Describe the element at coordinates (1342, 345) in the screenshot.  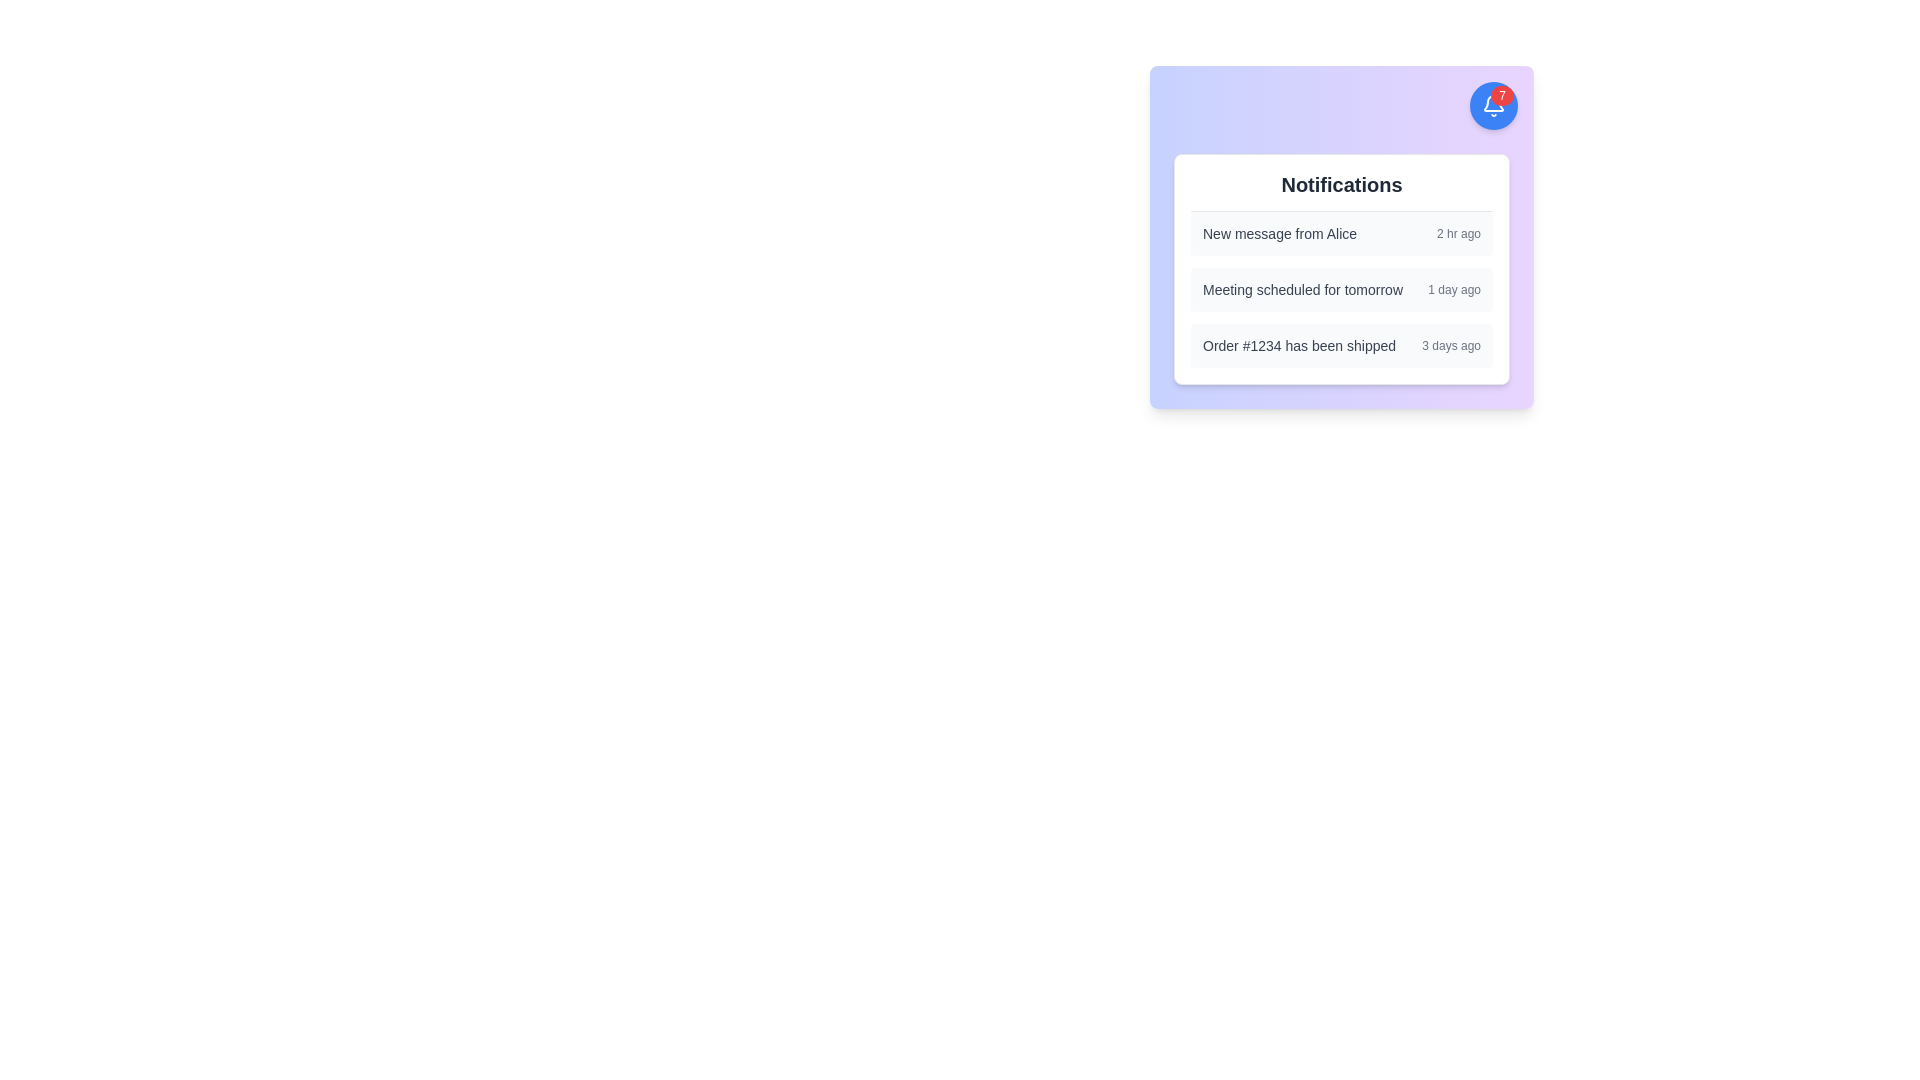
I see `the last notification entry stating 'Order #1234 has been shipped' to highlight its content` at that location.